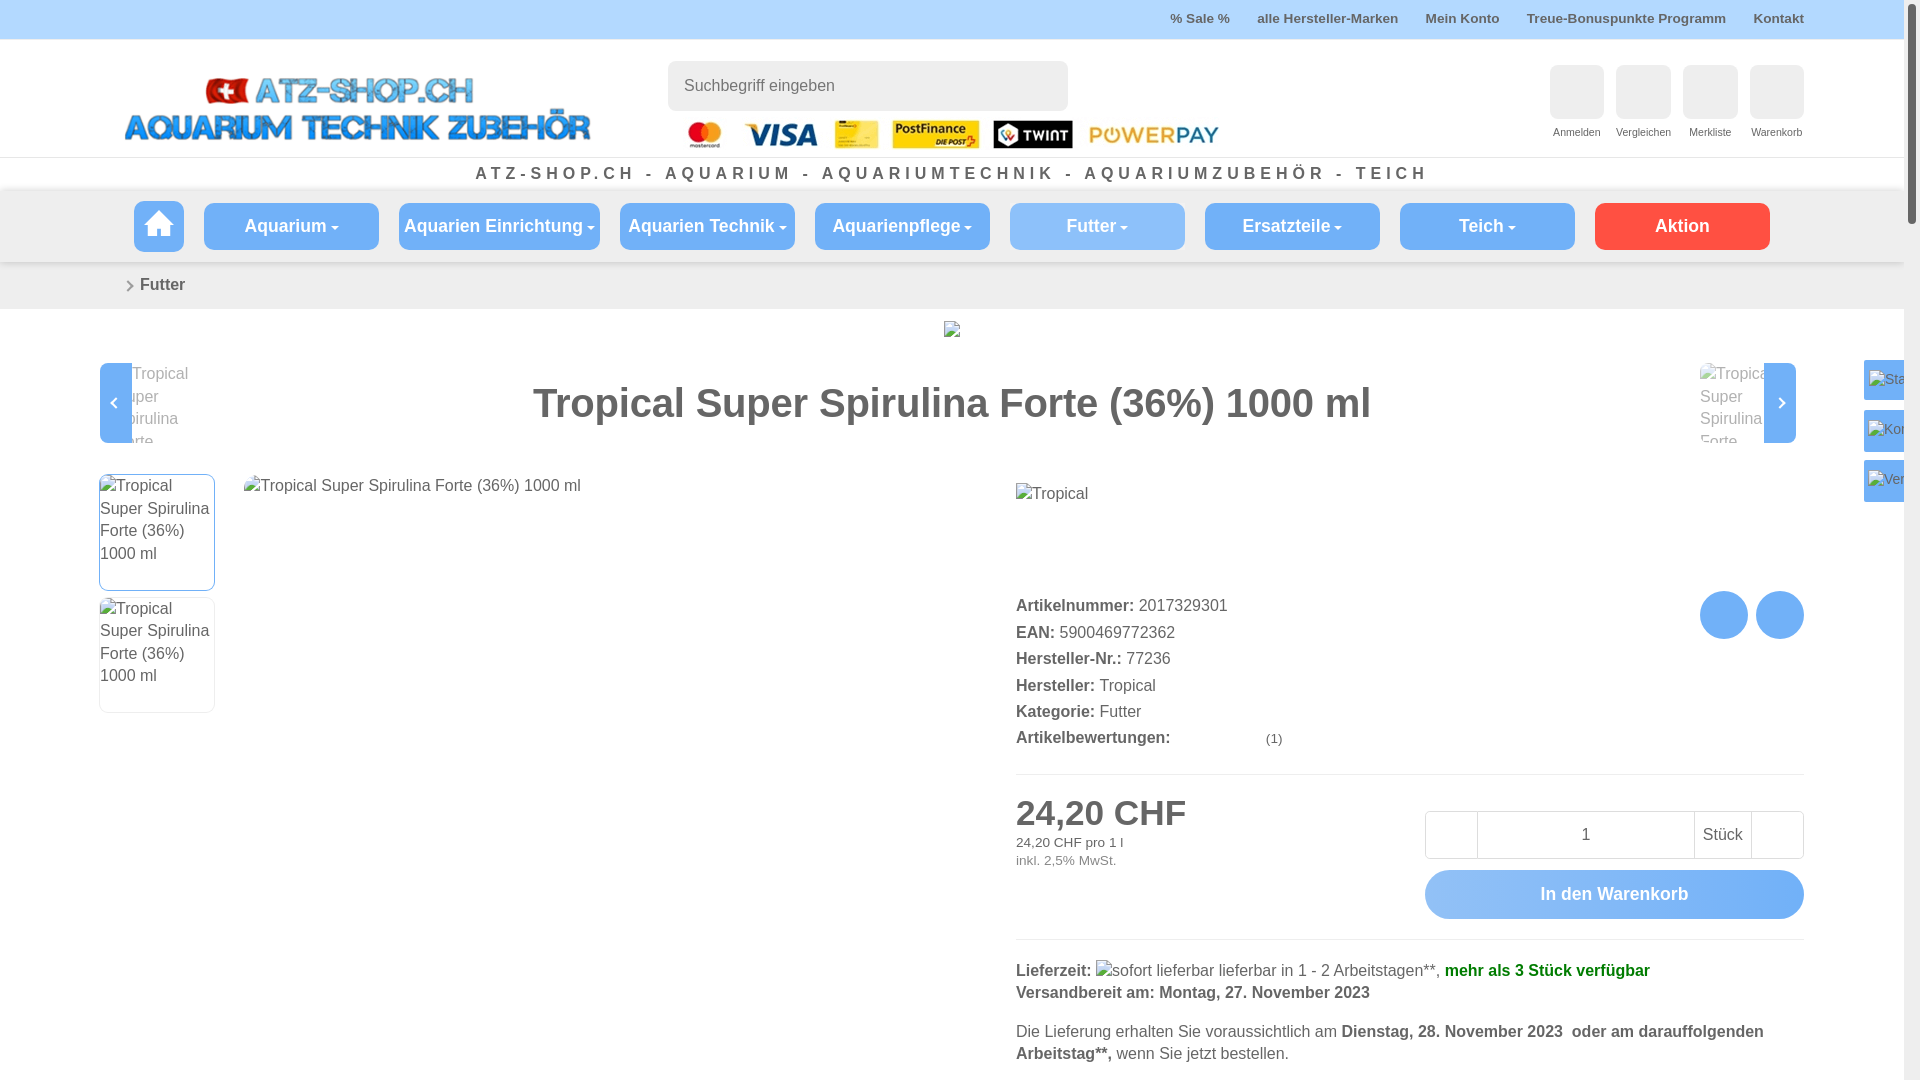 The height and width of the screenshot is (1080, 1920). Describe the element at coordinates (1681, 225) in the screenshot. I see `'Aktion'` at that location.